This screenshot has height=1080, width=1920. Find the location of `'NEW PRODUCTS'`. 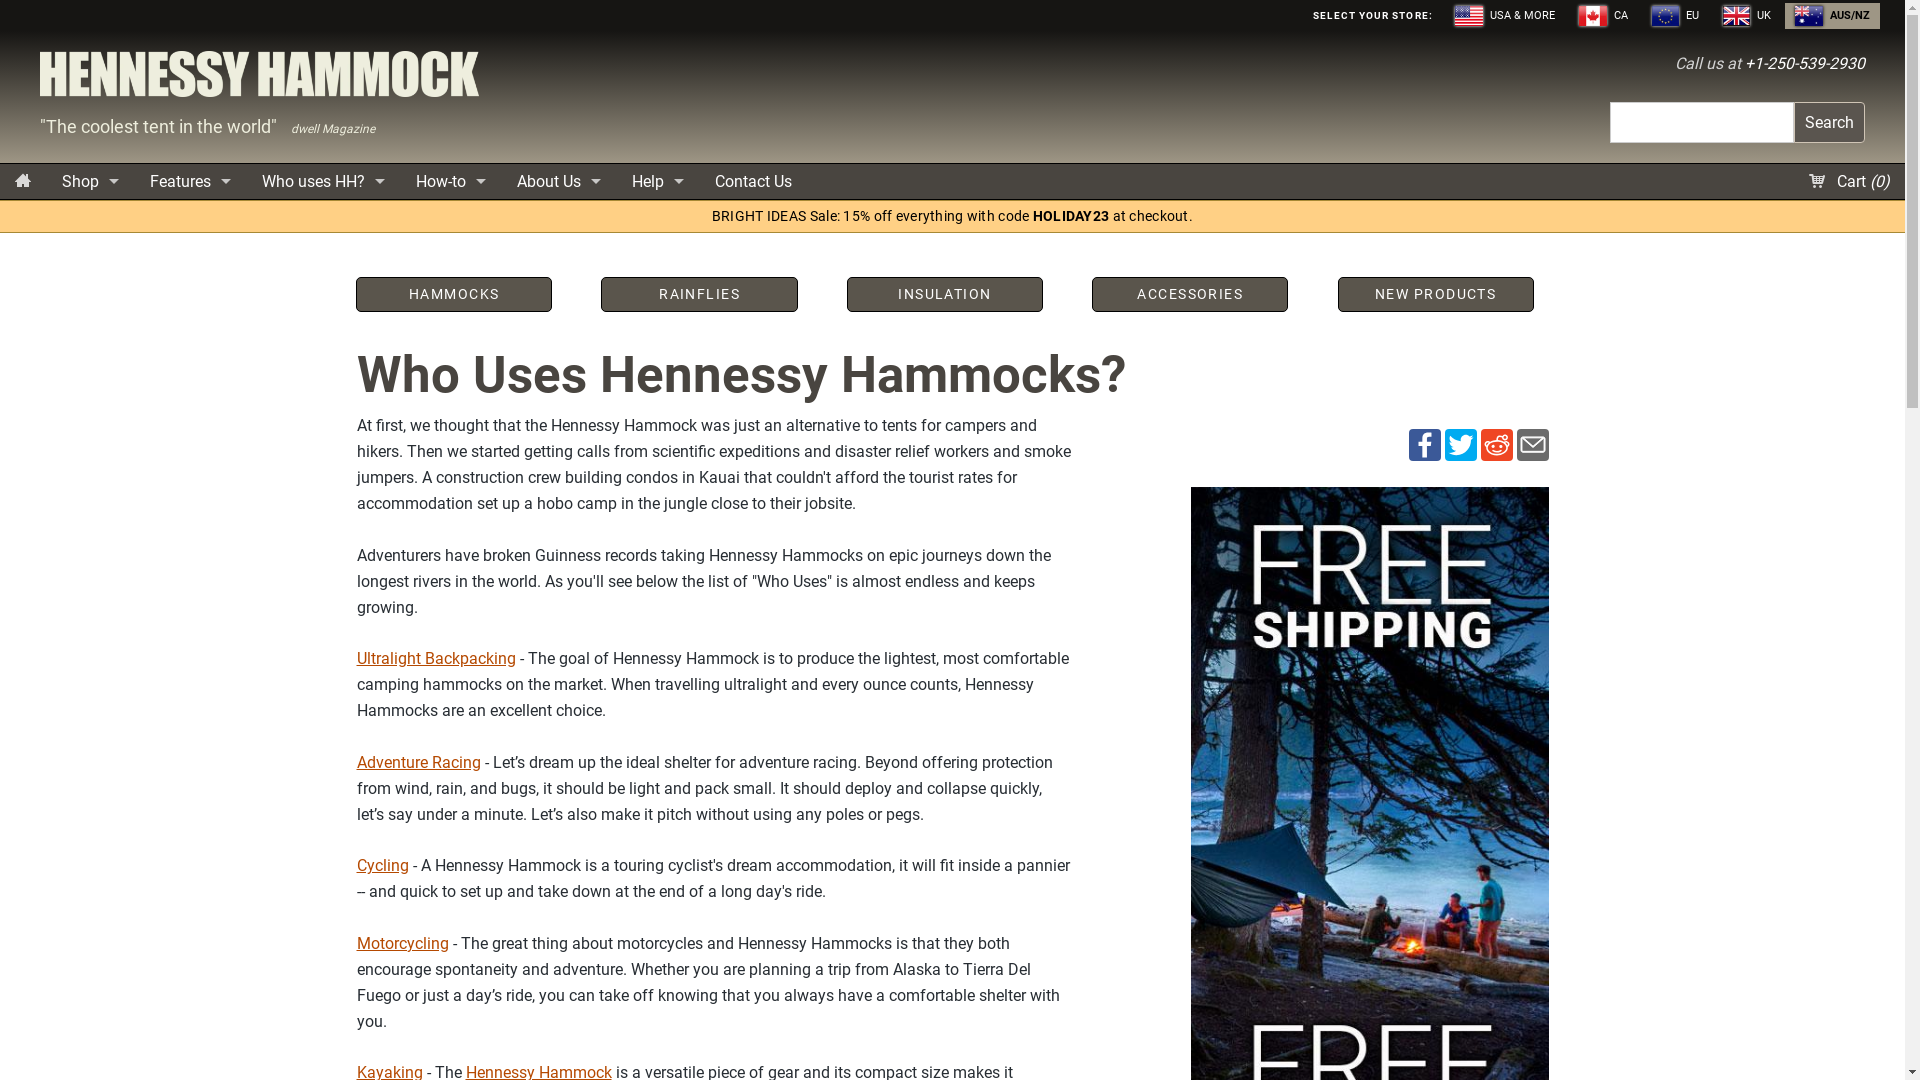

'NEW PRODUCTS' is located at coordinates (1342, 294).